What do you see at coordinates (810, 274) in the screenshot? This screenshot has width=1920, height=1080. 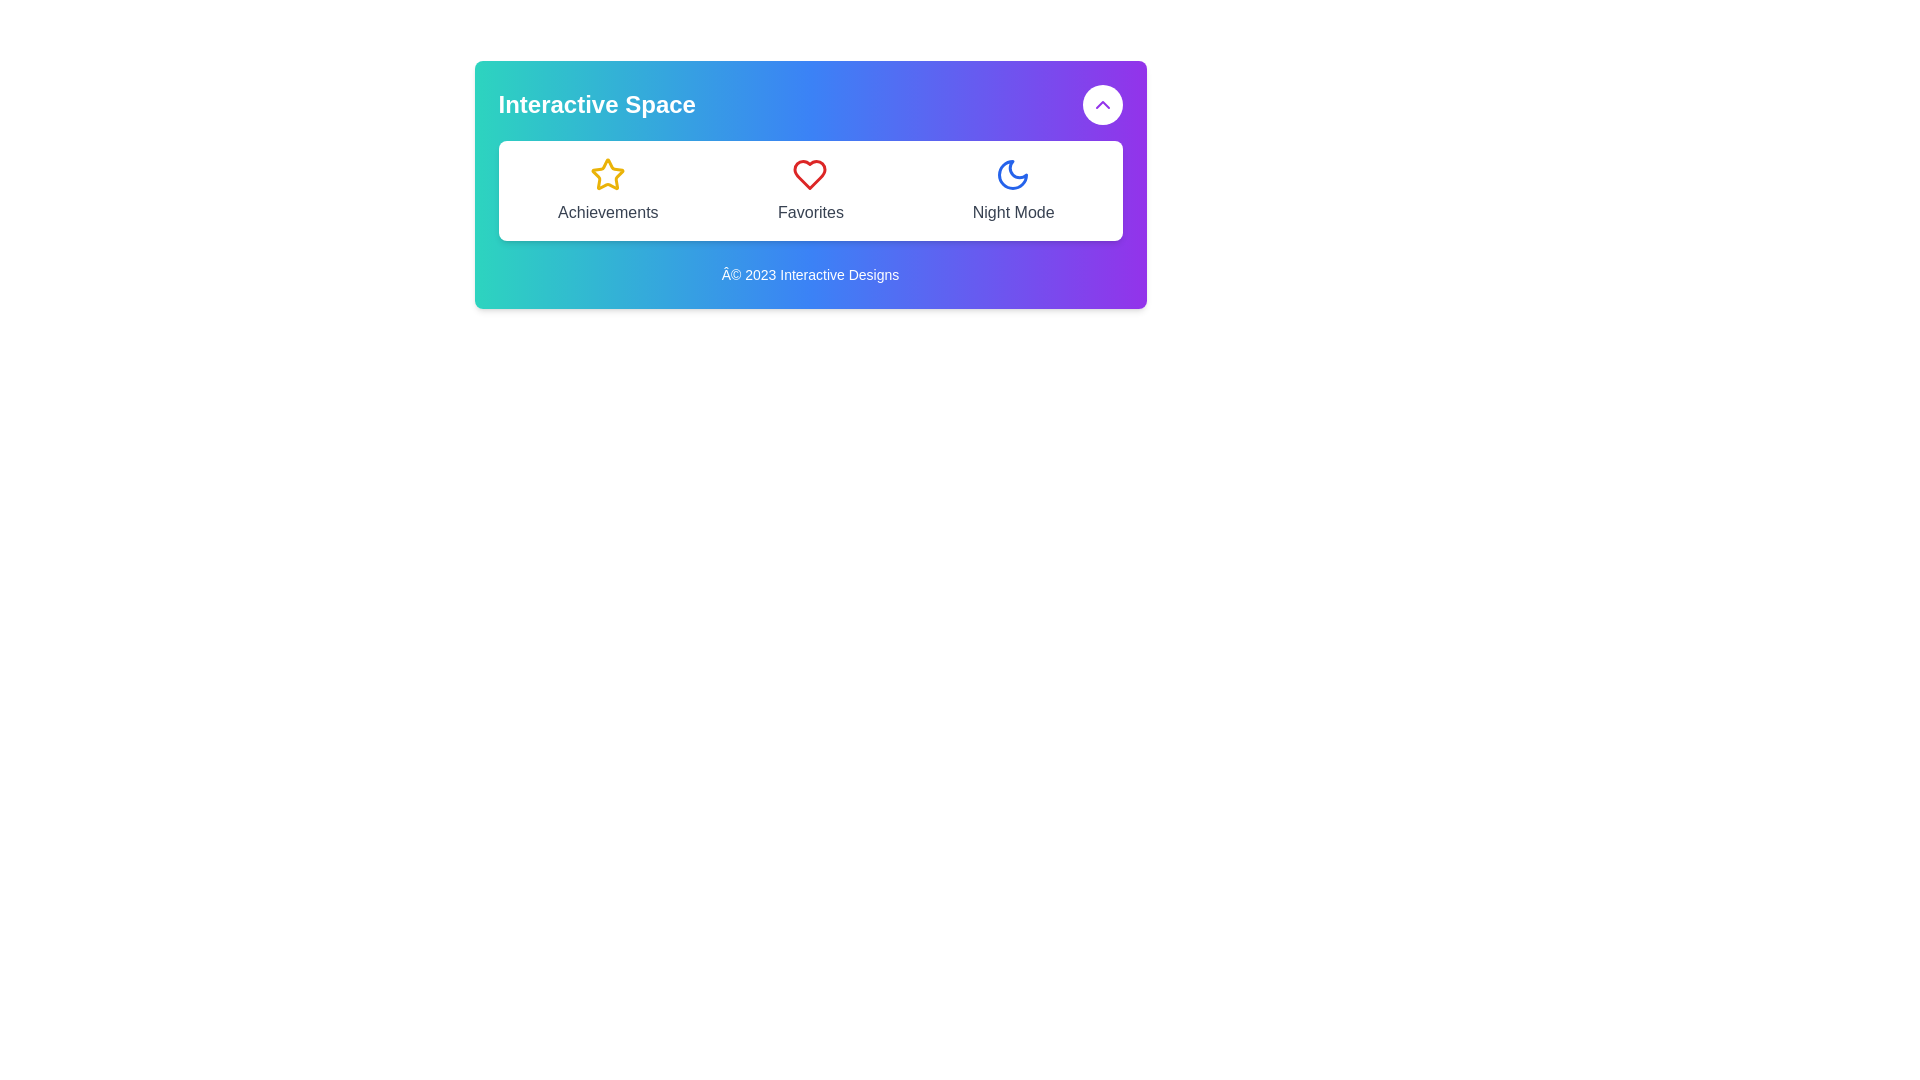 I see `the text label displaying '© 2023 Interactive Designs' which is styled in small white text and centered at the bottom of the interface` at bounding box center [810, 274].